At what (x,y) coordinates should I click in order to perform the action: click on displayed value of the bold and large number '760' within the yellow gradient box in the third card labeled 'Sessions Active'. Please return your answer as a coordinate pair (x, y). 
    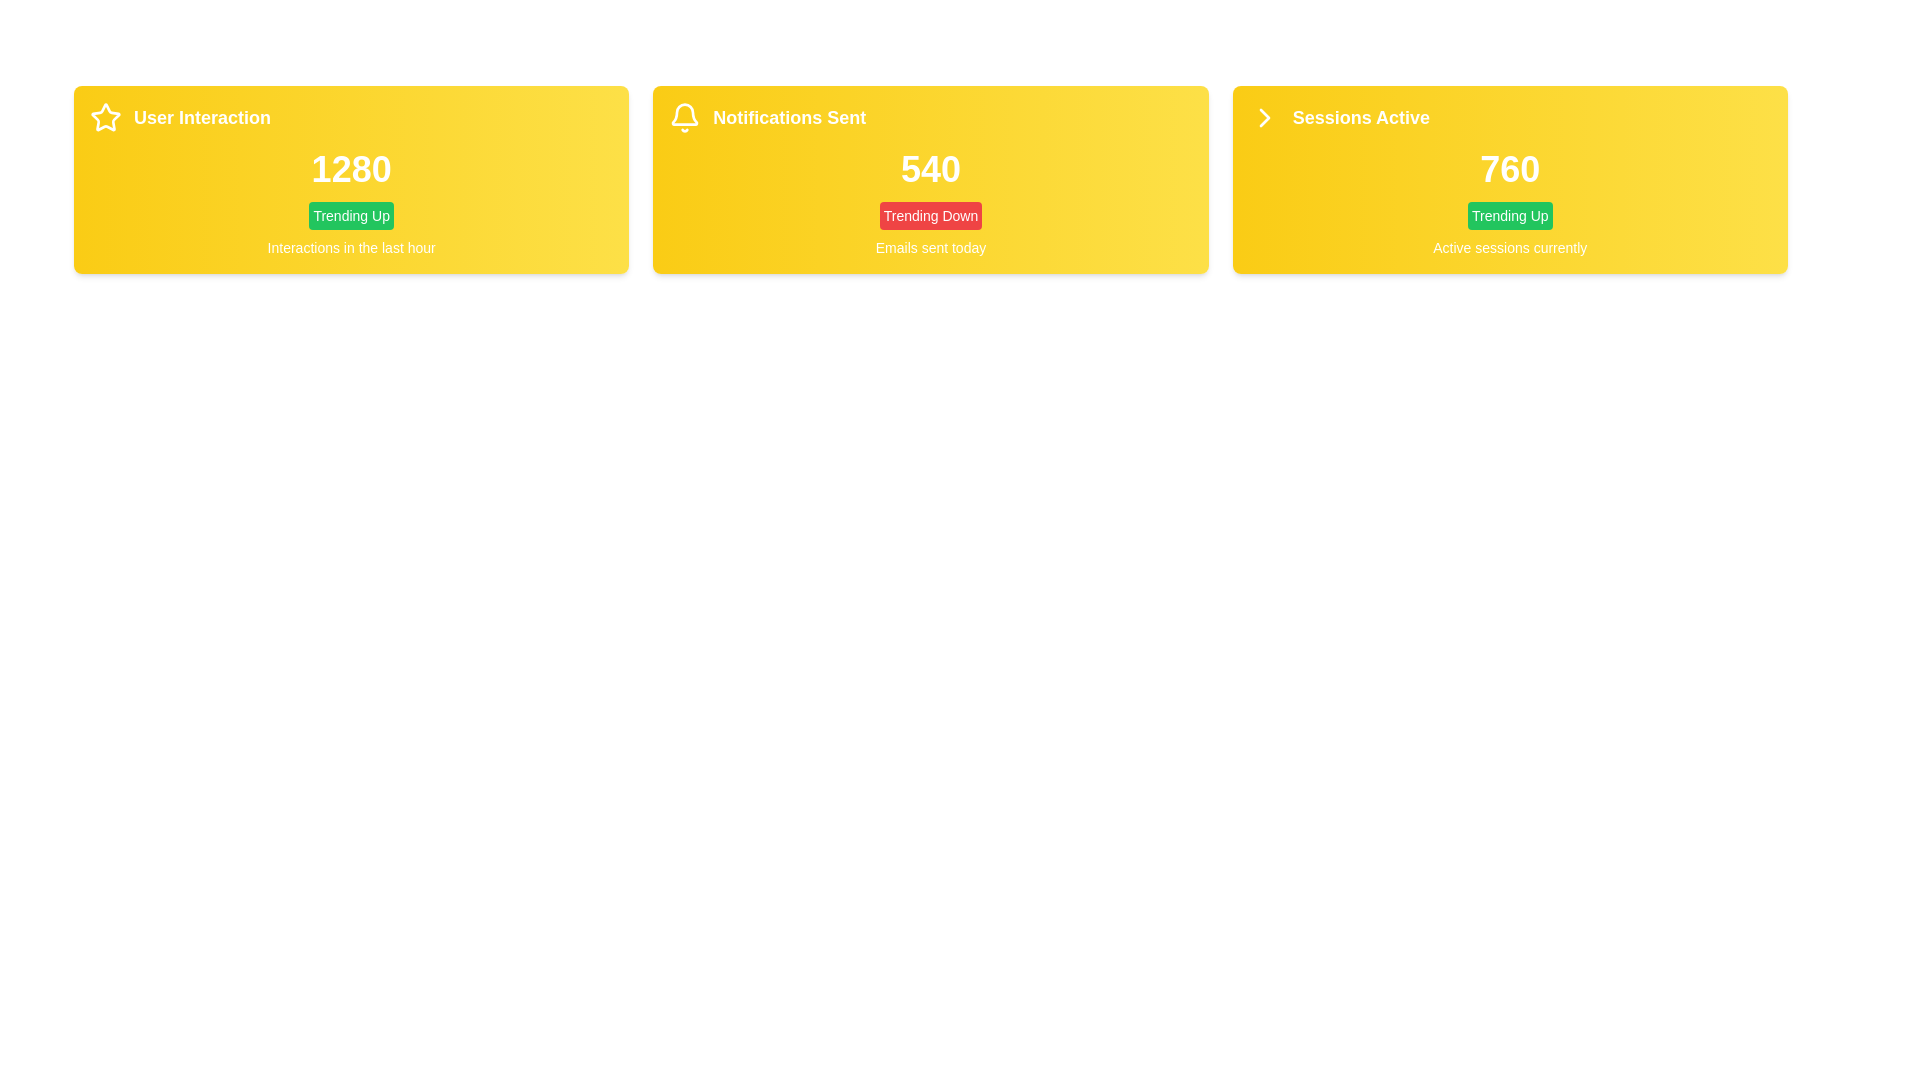
    Looking at the image, I should click on (1510, 168).